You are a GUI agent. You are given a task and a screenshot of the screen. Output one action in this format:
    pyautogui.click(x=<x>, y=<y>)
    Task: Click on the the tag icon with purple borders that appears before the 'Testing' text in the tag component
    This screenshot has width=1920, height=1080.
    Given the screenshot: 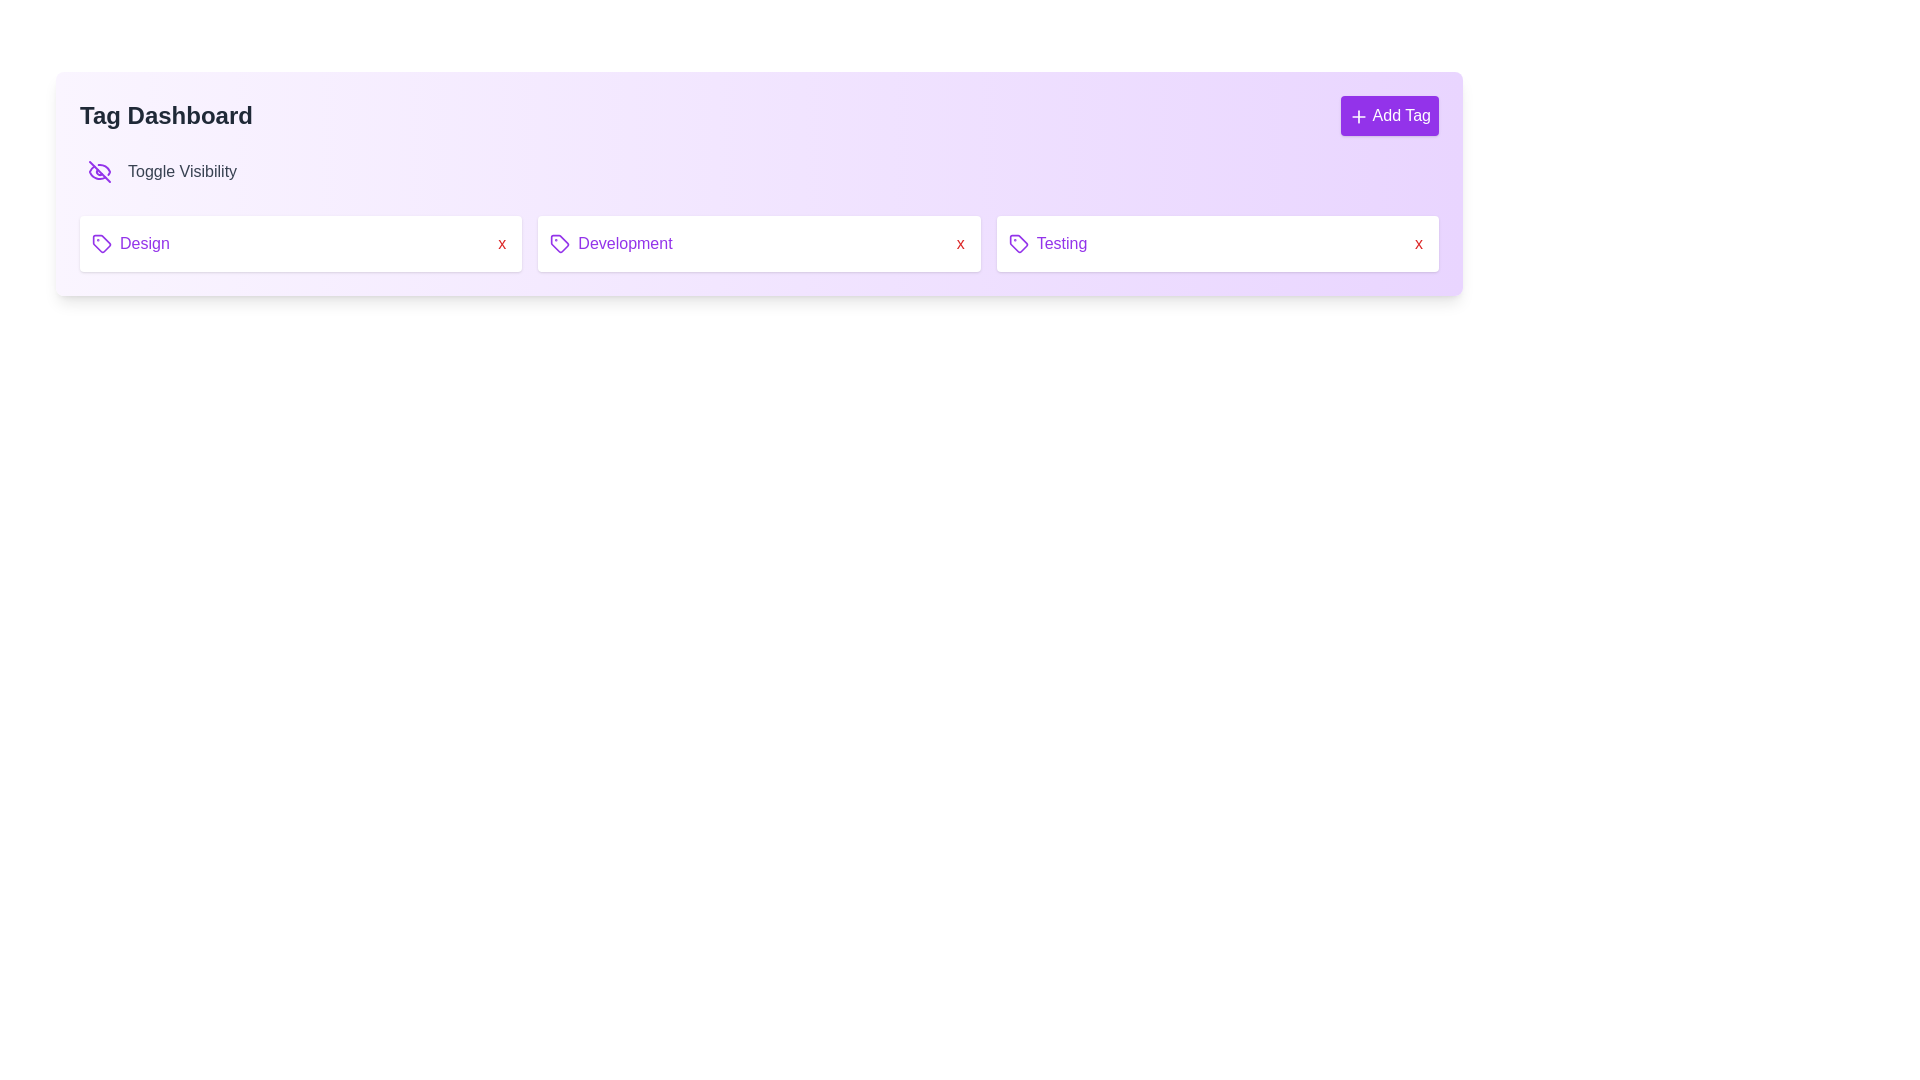 What is the action you would take?
    pyautogui.click(x=1018, y=242)
    